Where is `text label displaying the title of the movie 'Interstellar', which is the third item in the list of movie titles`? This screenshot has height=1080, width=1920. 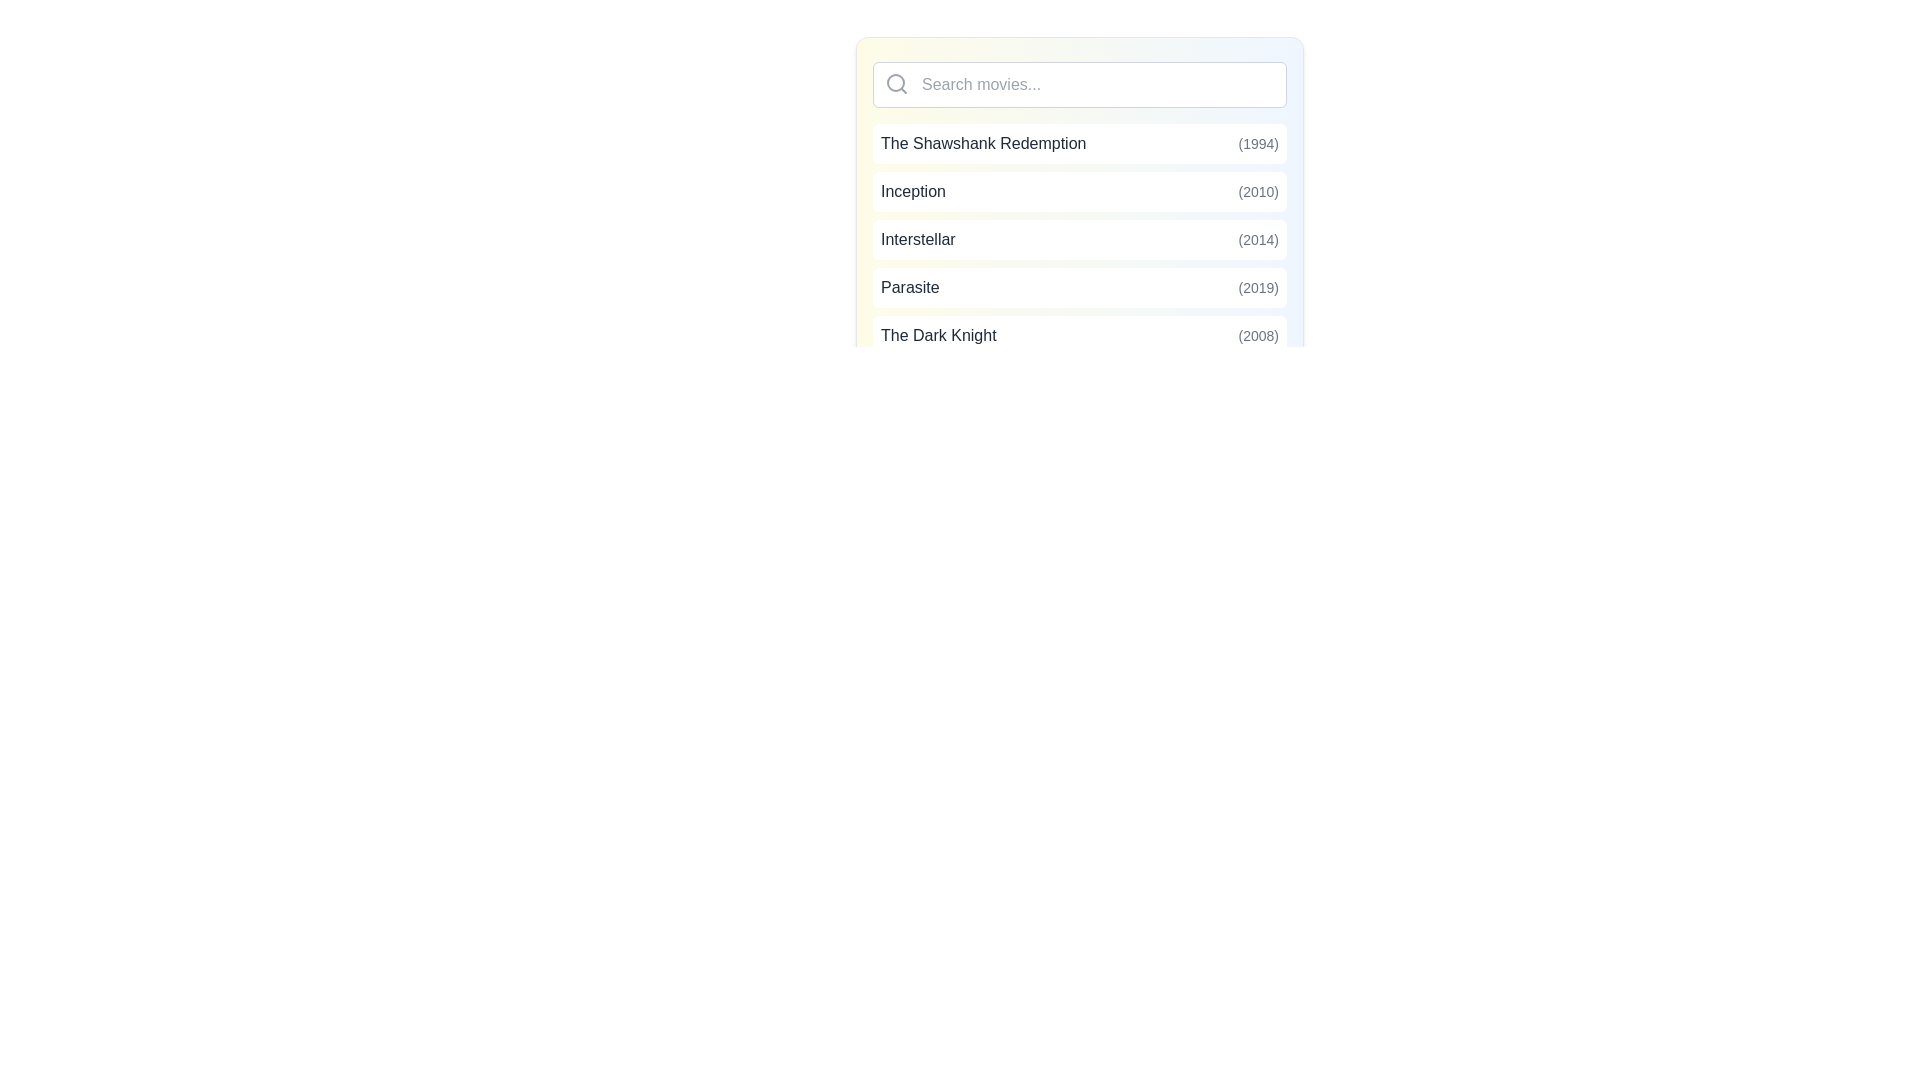
text label displaying the title of the movie 'Interstellar', which is the third item in the list of movie titles is located at coordinates (917, 238).